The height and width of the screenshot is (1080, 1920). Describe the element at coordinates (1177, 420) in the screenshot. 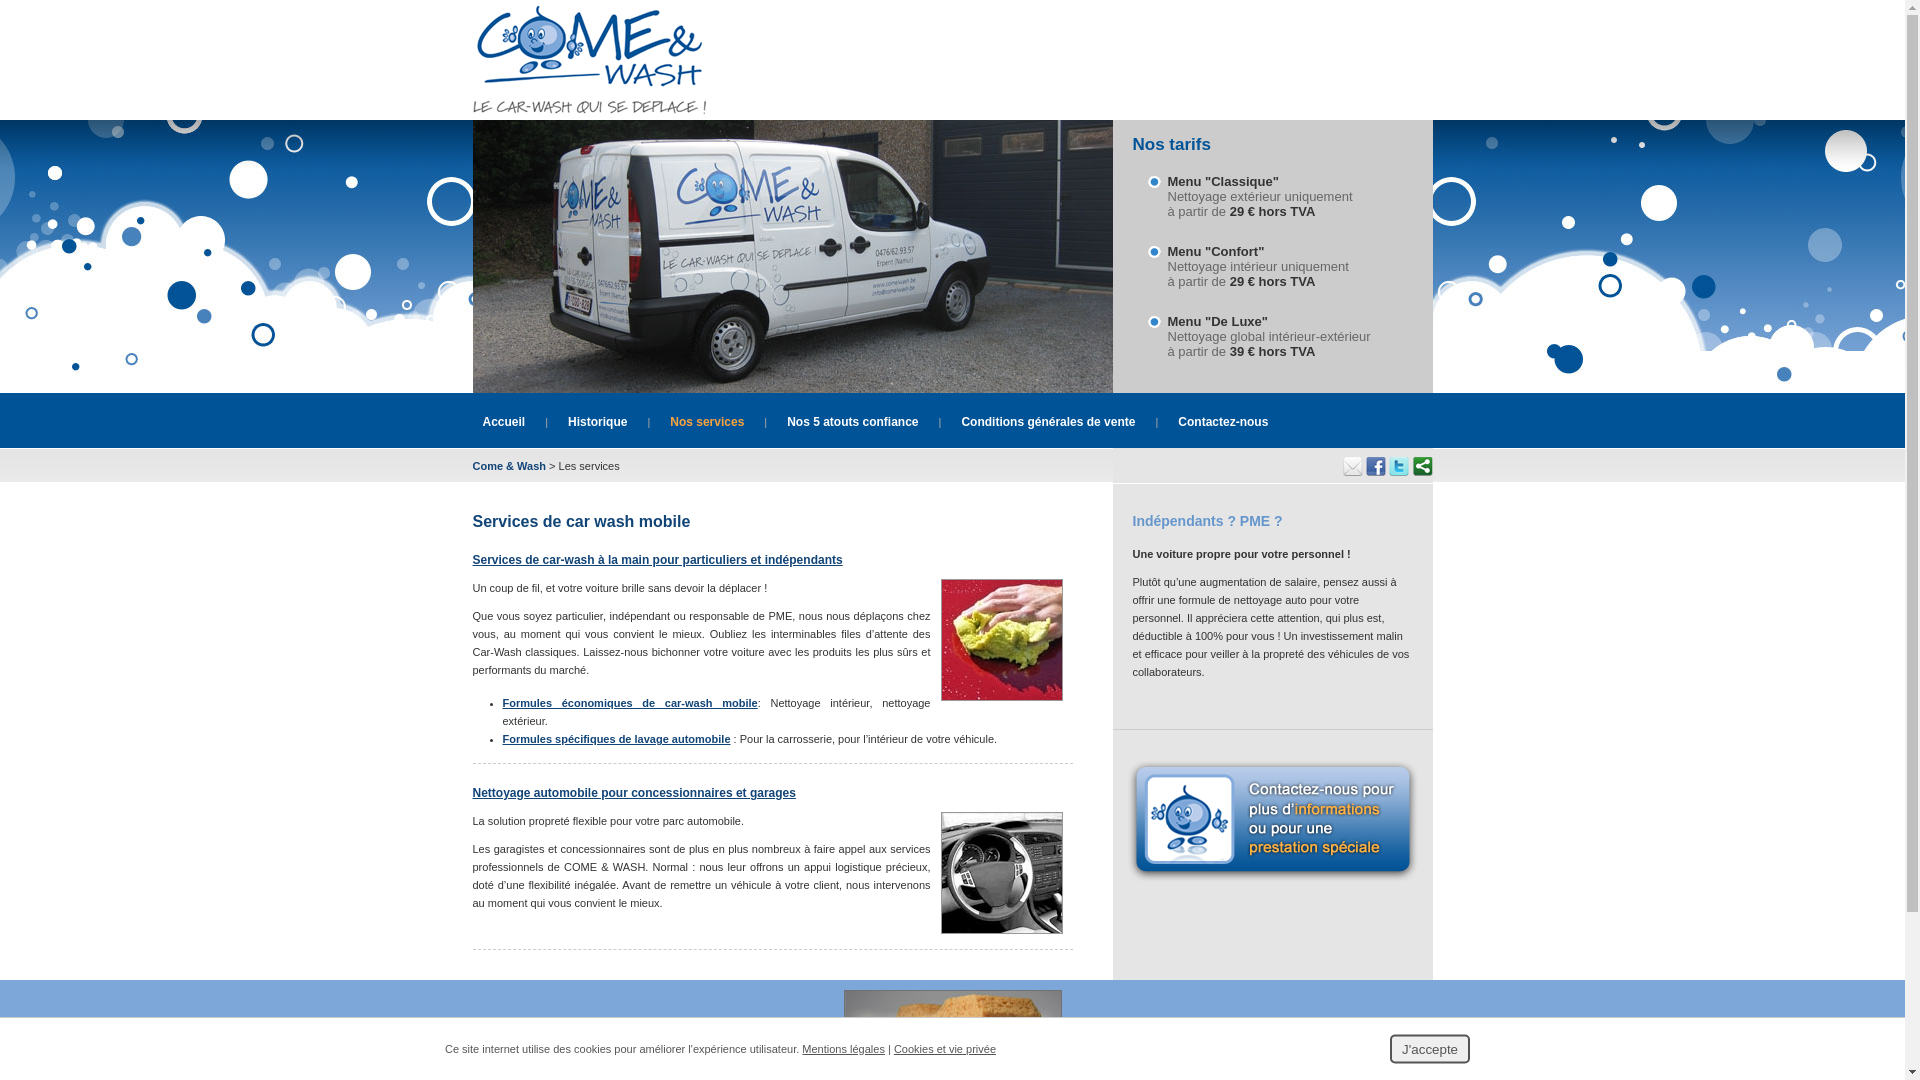

I see `'Contactez-nous'` at that location.